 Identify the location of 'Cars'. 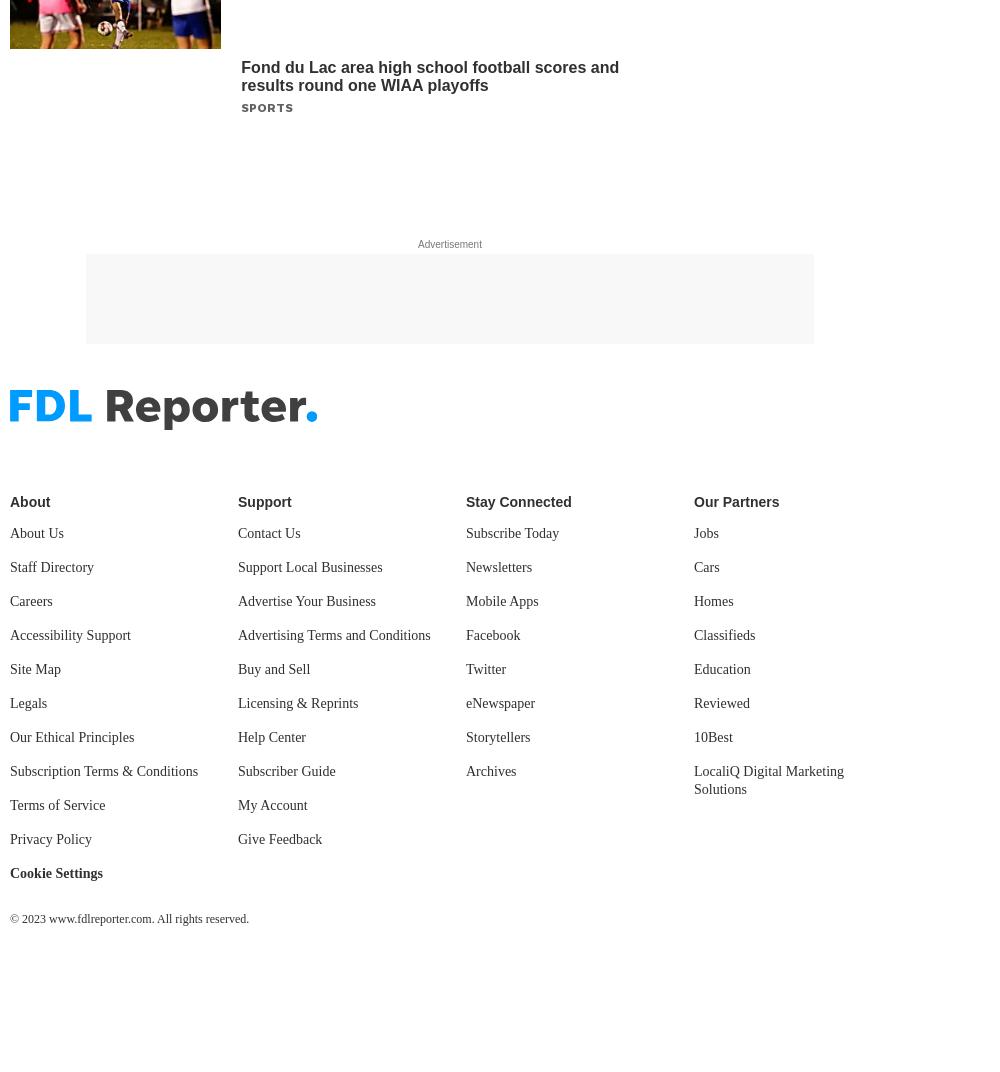
(705, 566).